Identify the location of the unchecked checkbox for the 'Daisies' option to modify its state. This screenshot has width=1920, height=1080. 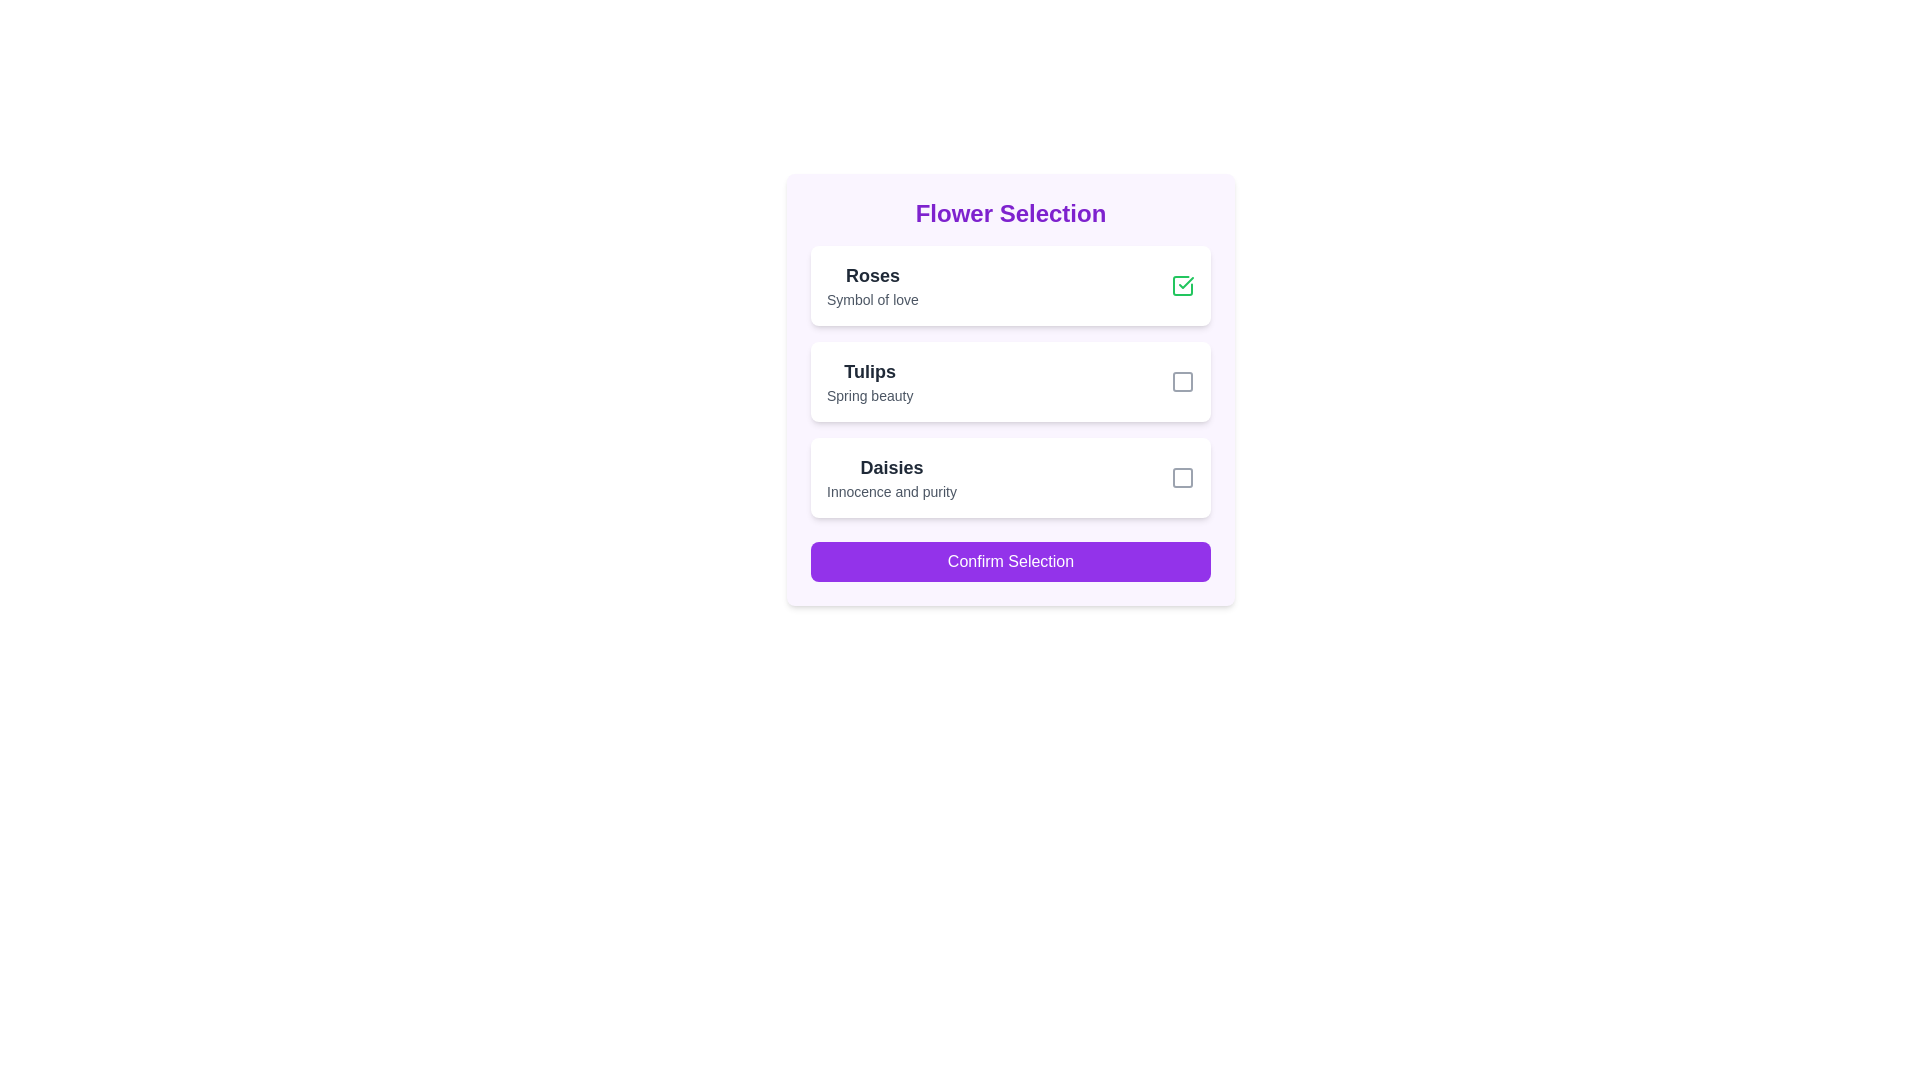
(1182, 478).